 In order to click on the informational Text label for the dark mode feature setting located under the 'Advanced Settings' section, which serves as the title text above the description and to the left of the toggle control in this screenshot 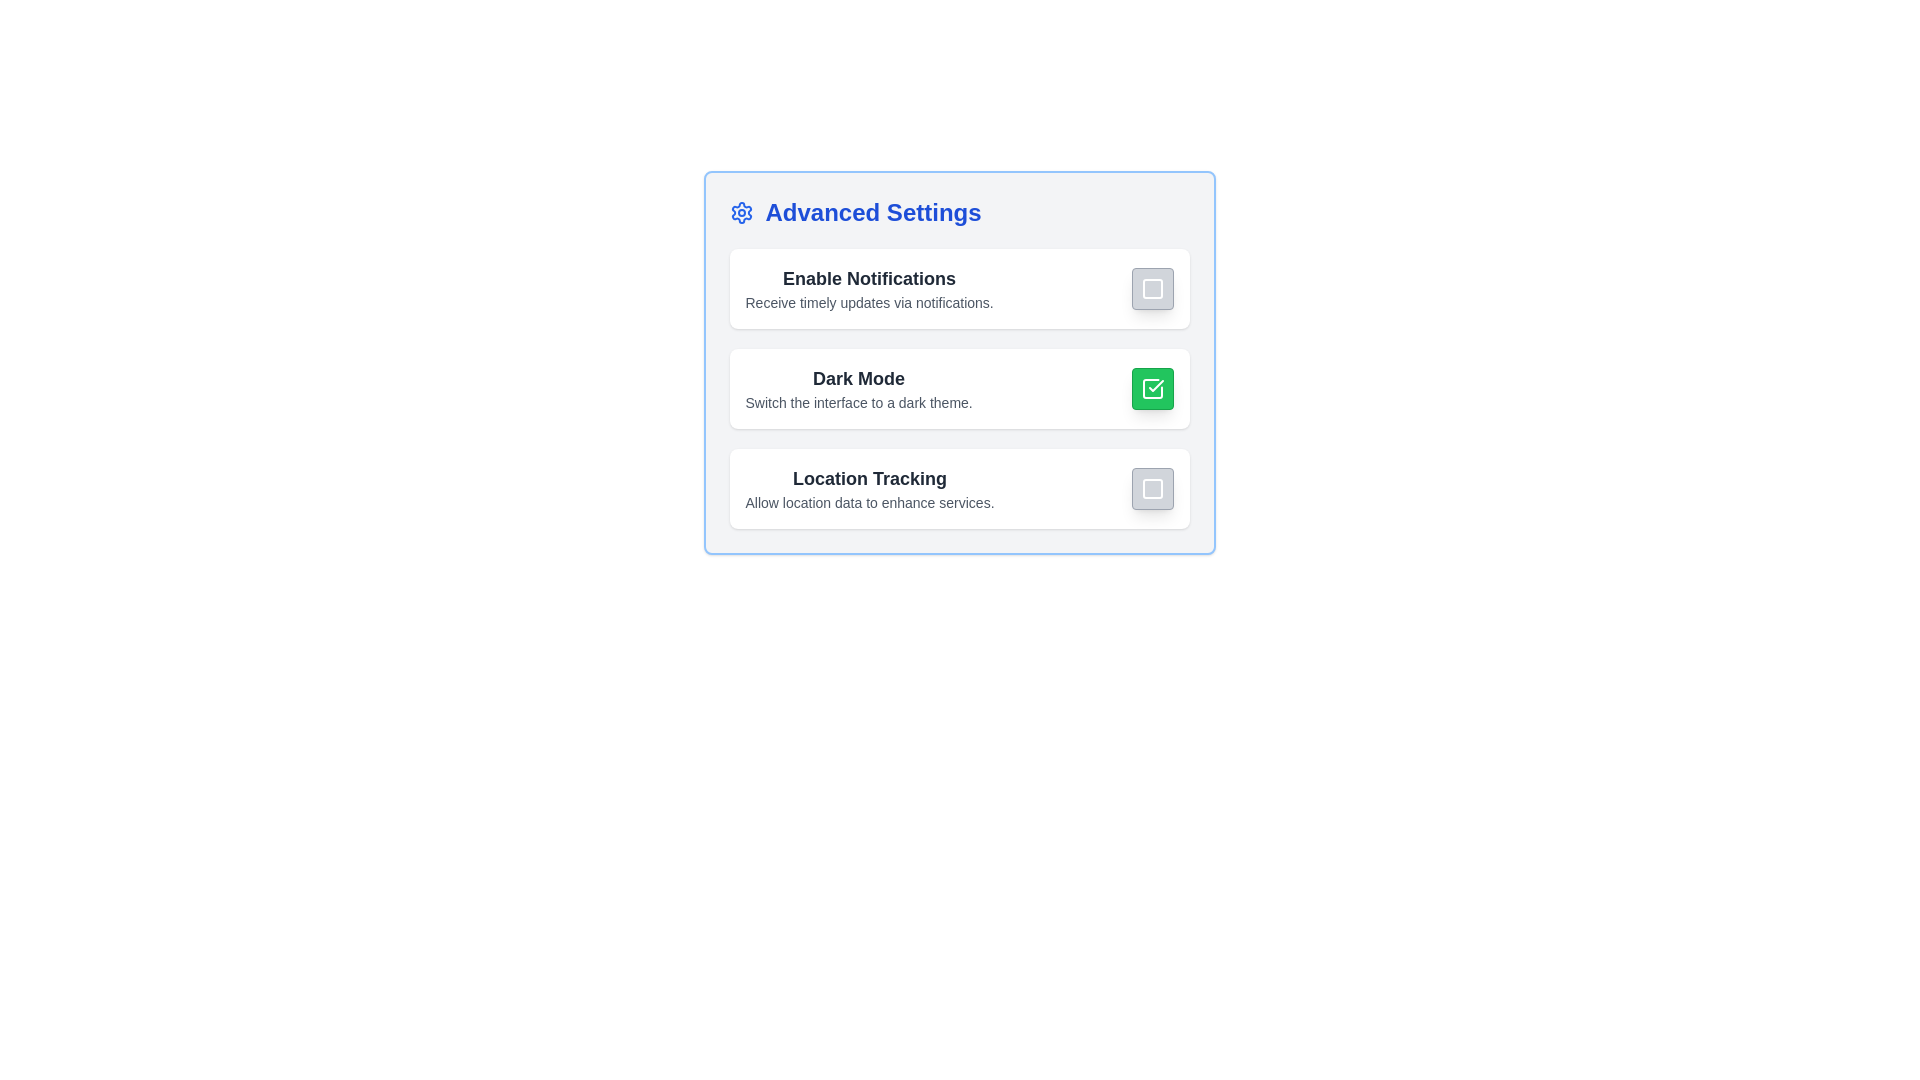, I will do `click(859, 378)`.